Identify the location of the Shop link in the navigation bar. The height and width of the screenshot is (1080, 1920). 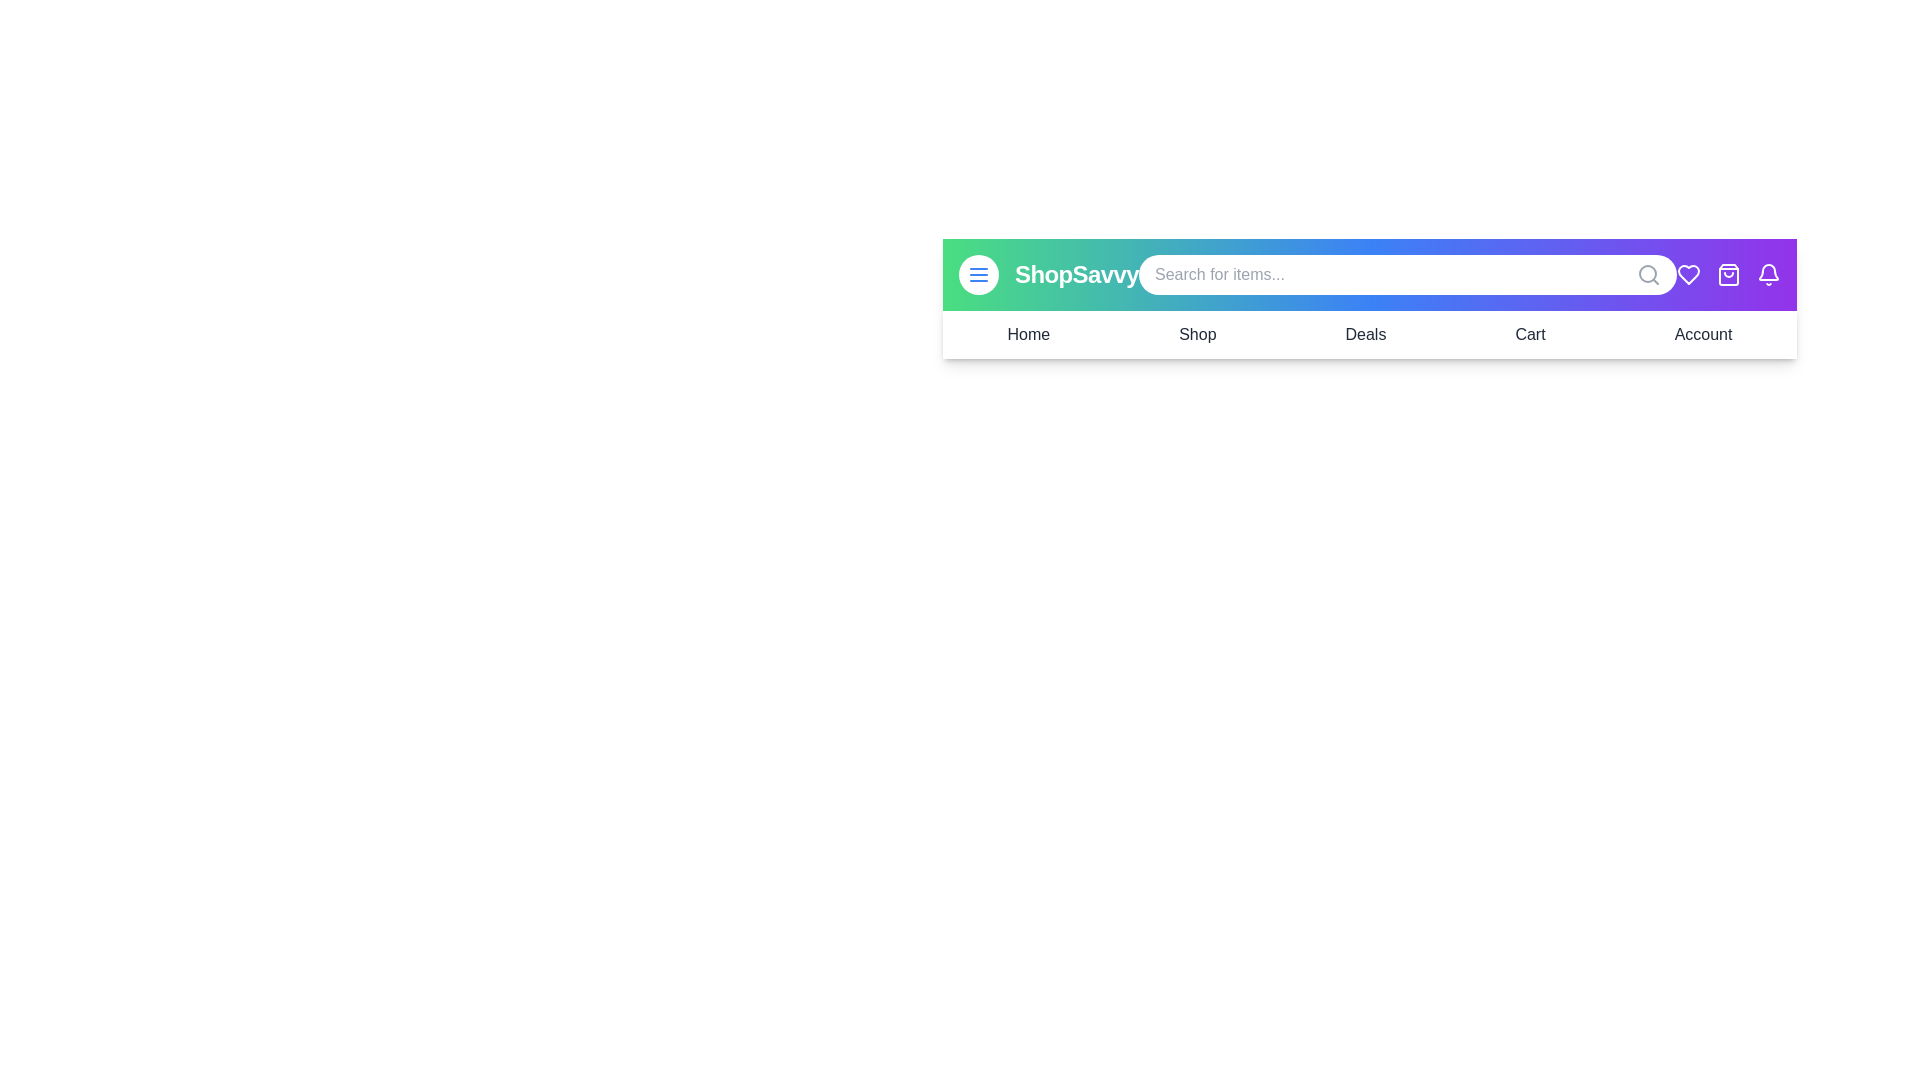
(1196, 334).